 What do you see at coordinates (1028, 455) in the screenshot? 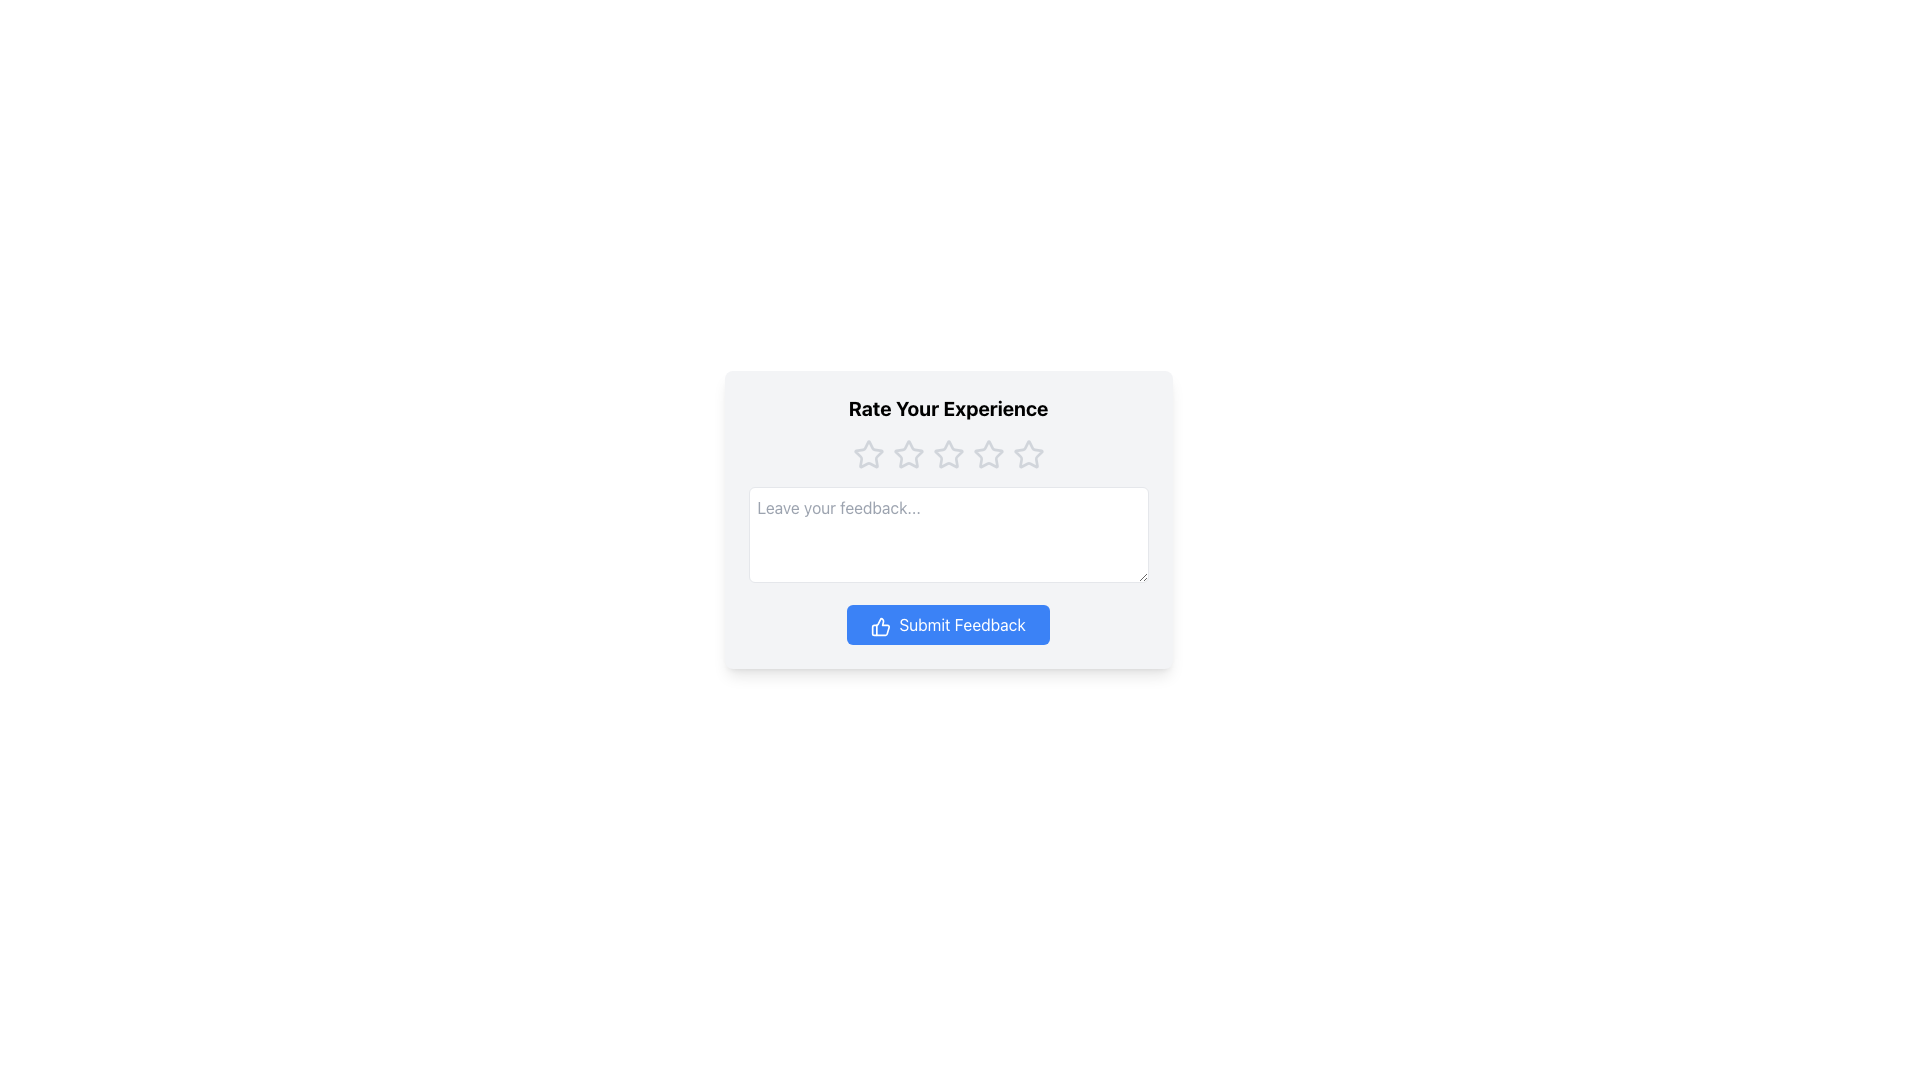
I see `the fifth star in the row of five stars for rating in the feedback card to rate your experience` at bounding box center [1028, 455].